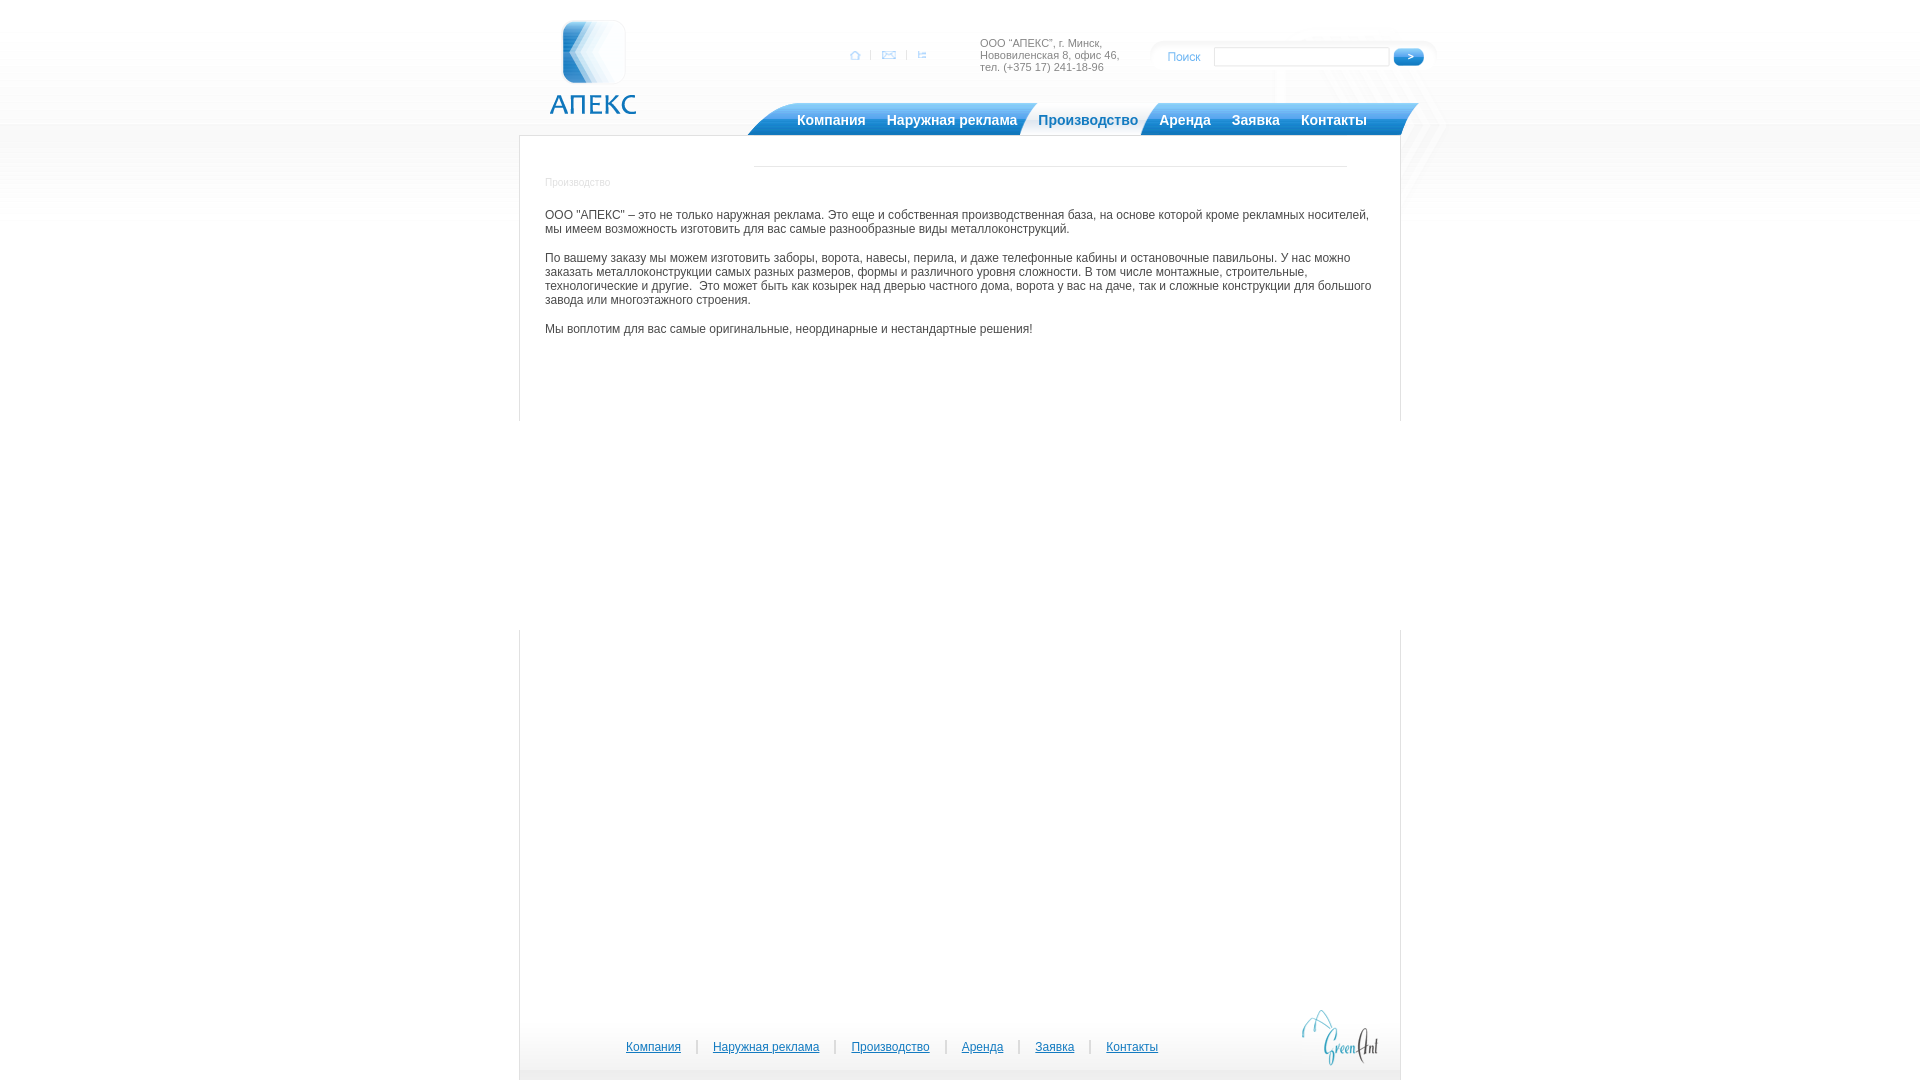  What do you see at coordinates (919, 53) in the screenshot?
I see `' '` at bounding box center [919, 53].